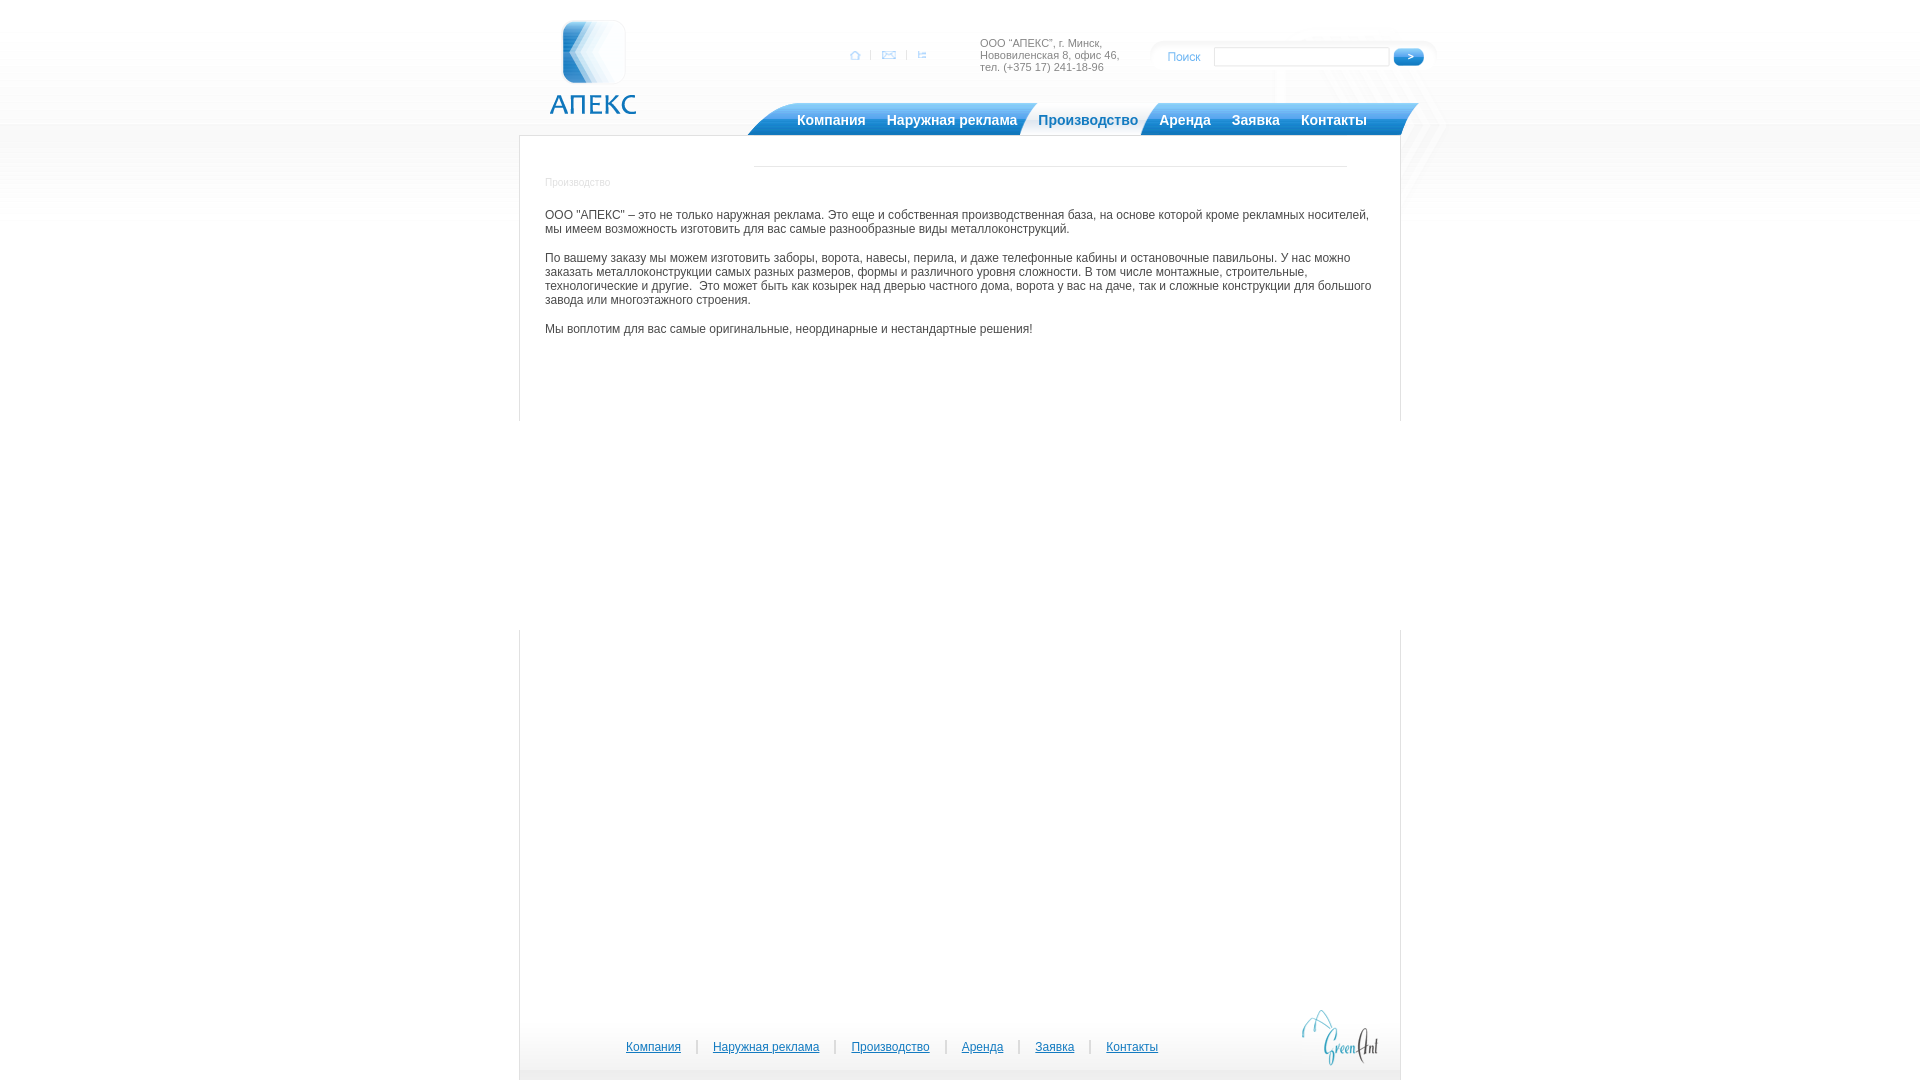  What do you see at coordinates (919, 53) in the screenshot?
I see `' '` at bounding box center [919, 53].